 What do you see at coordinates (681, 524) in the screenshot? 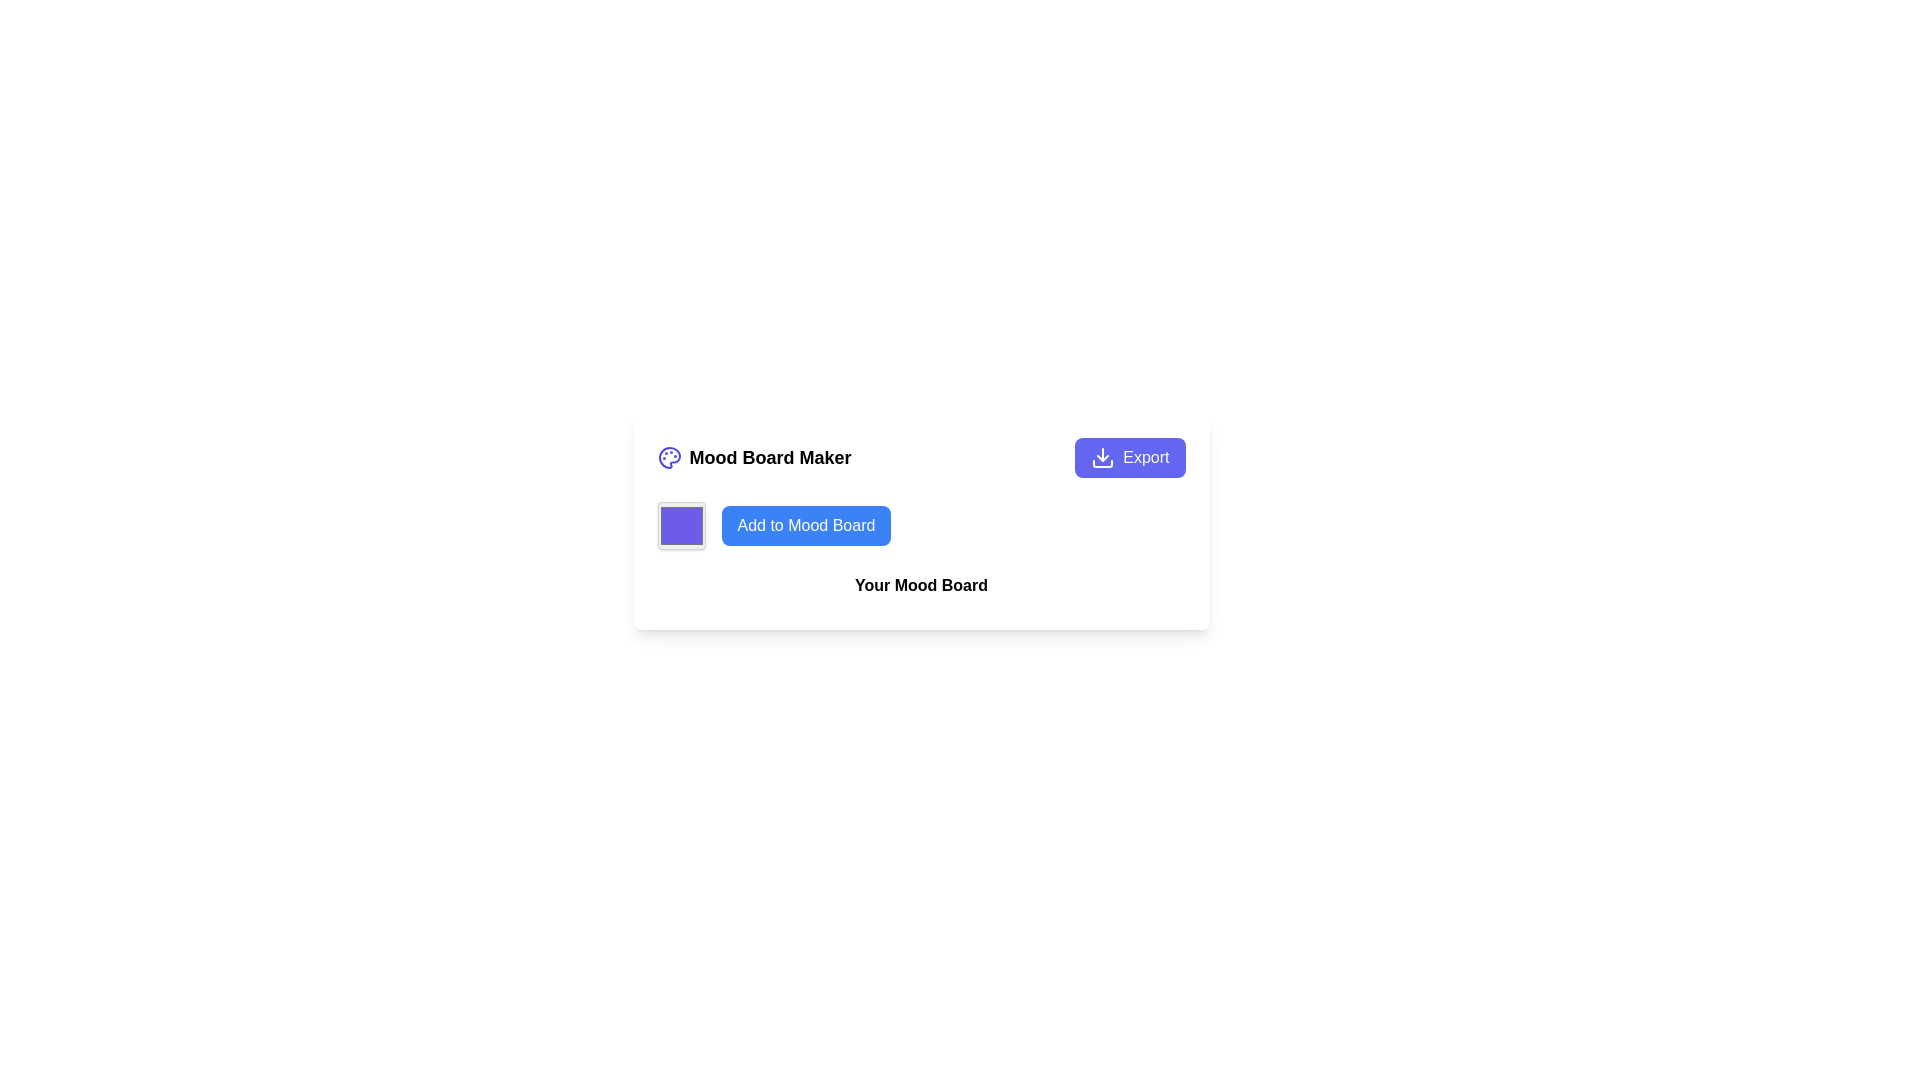
I see `the square-shaped color picker input with a filled color of #6c5ce7` at bounding box center [681, 524].